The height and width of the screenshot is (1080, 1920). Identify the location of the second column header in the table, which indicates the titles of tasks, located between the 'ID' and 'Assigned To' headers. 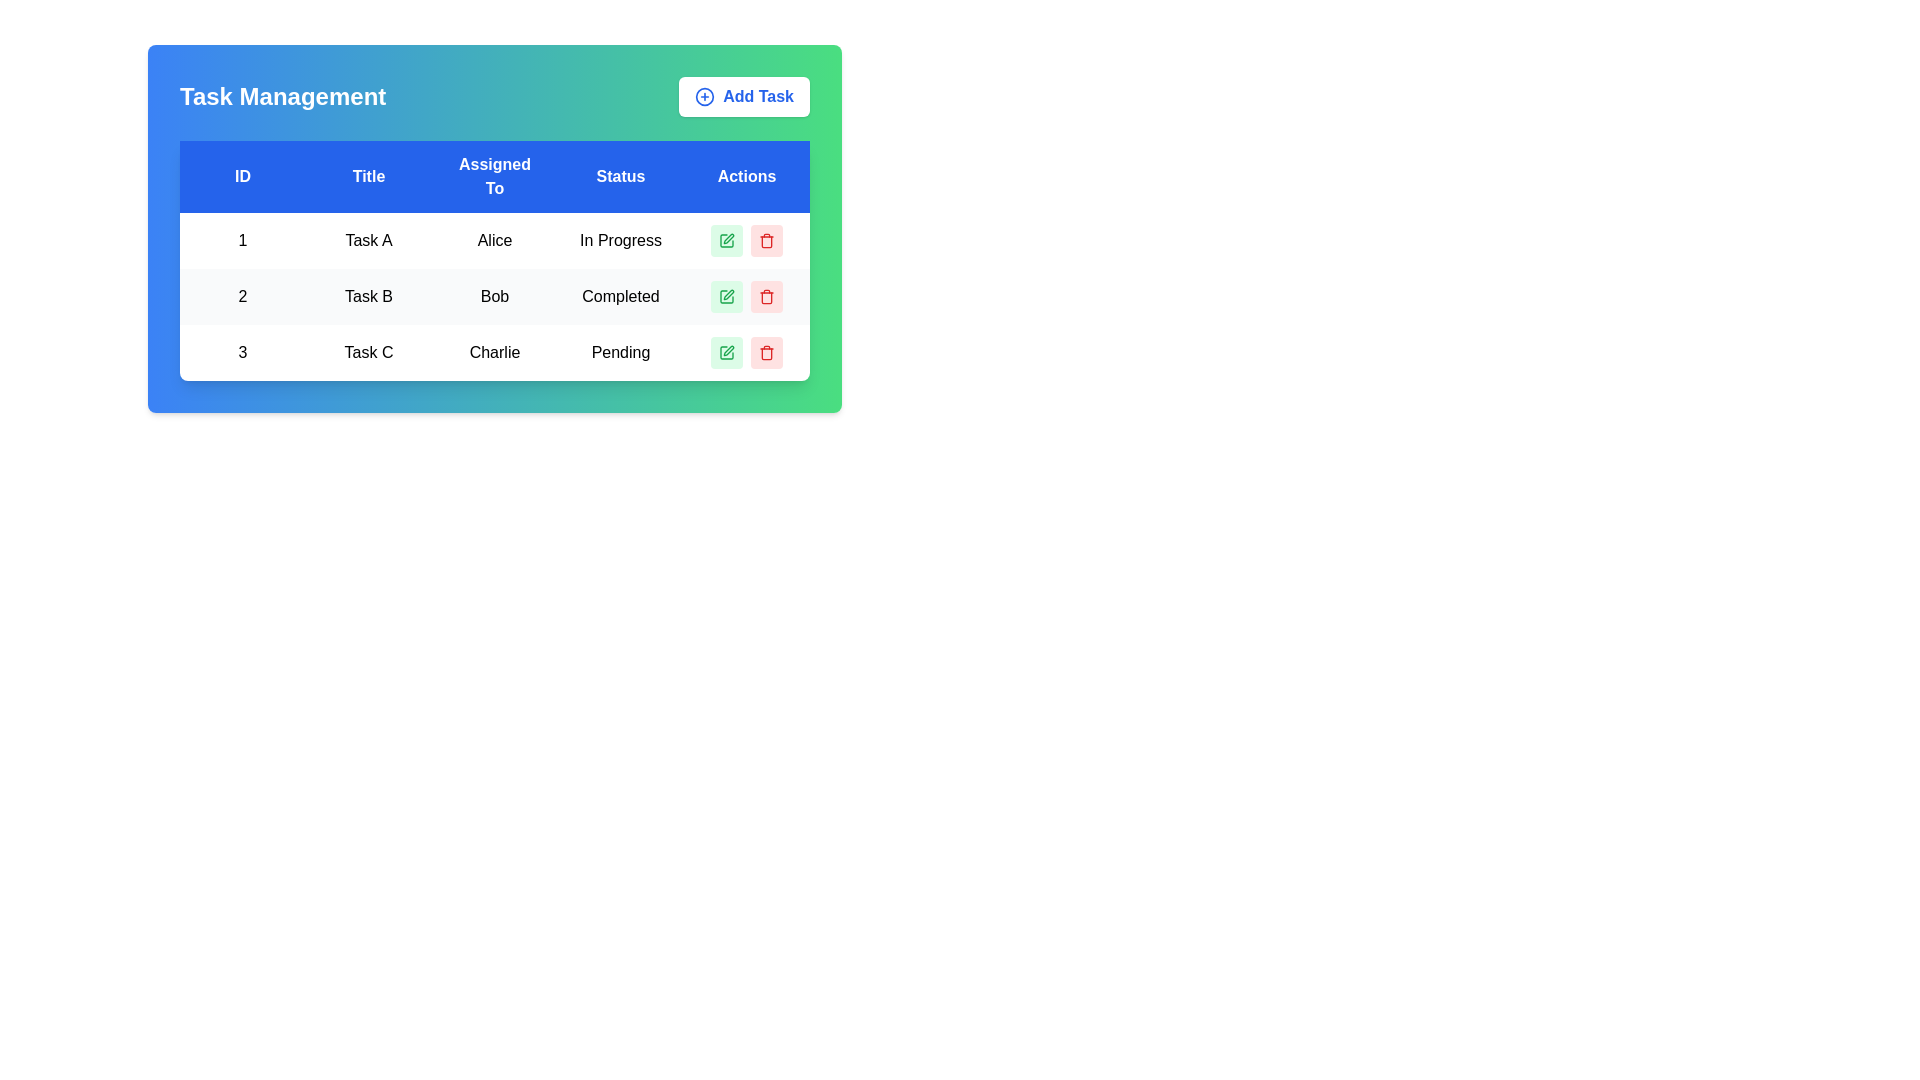
(369, 176).